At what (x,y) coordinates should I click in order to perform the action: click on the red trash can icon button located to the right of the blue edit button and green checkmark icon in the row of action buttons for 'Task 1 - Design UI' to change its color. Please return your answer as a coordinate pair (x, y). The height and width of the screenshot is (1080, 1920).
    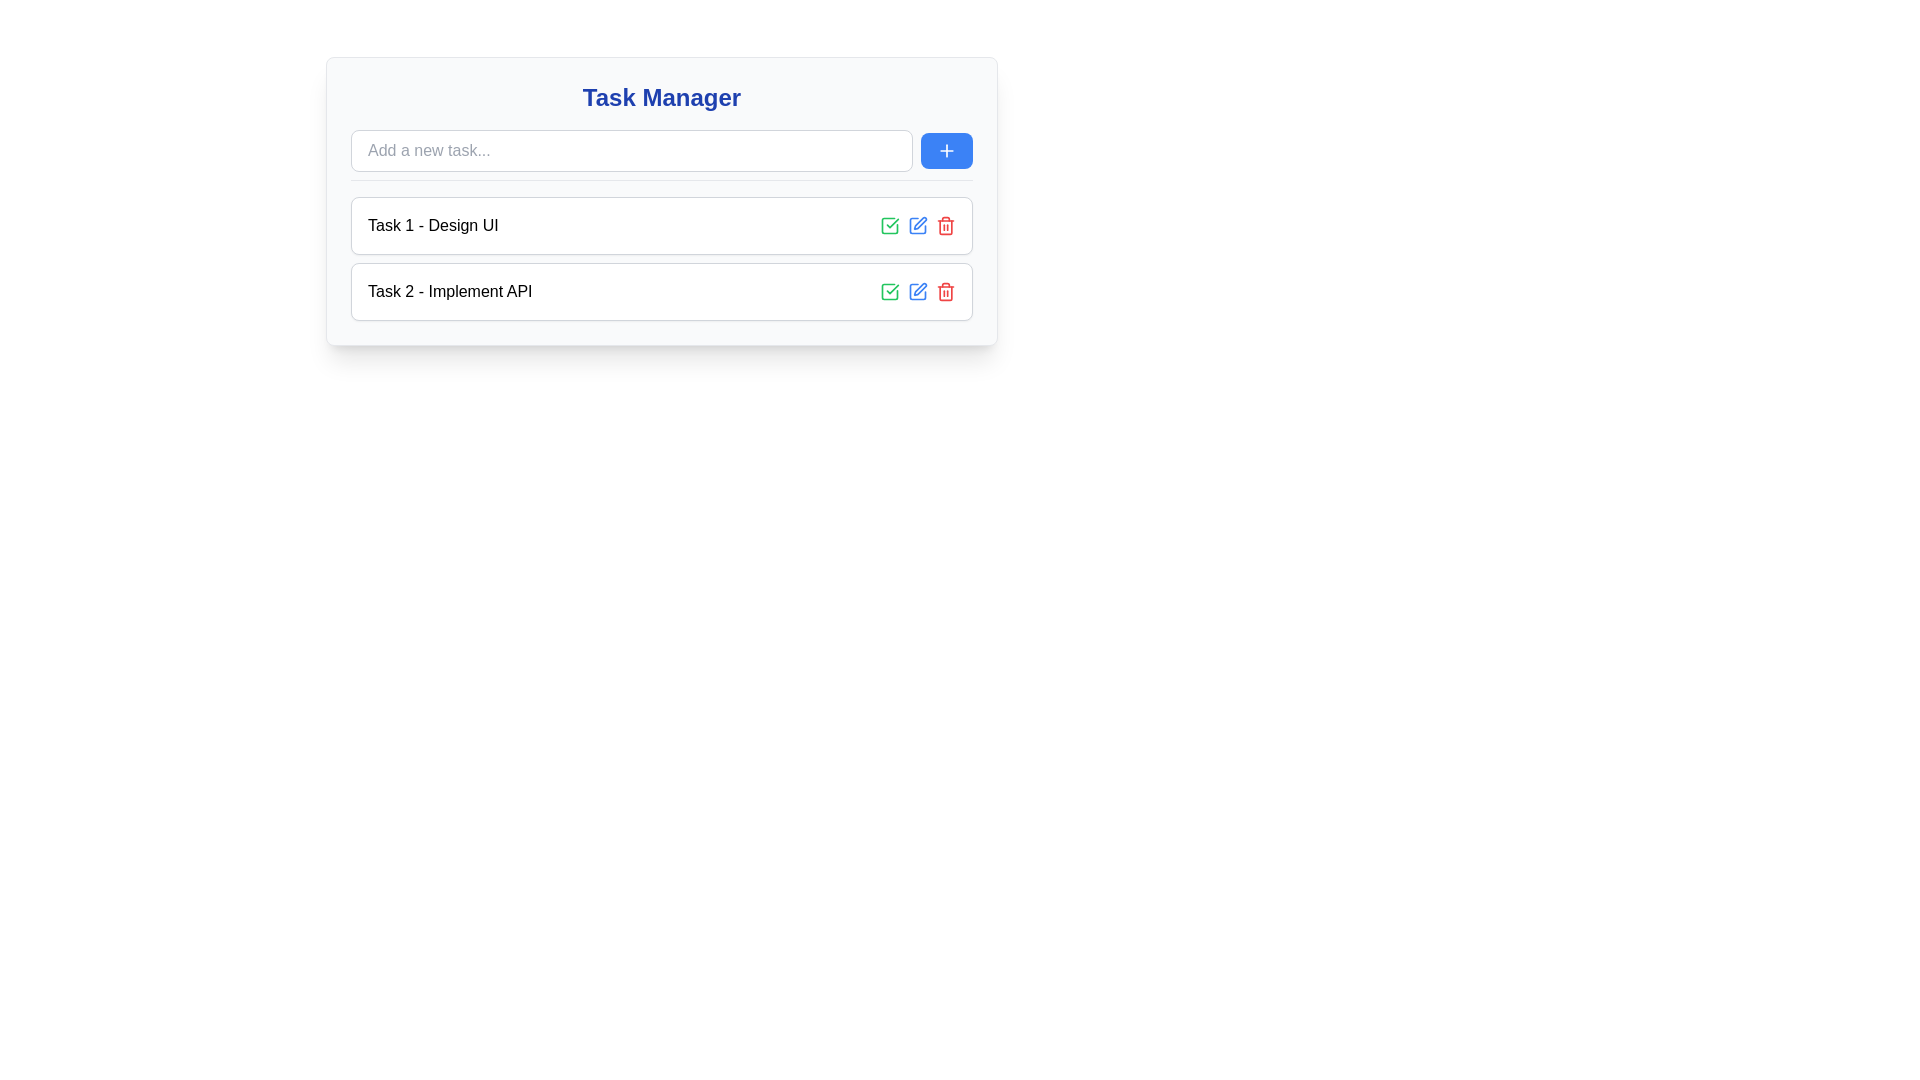
    Looking at the image, I should click on (944, 292).